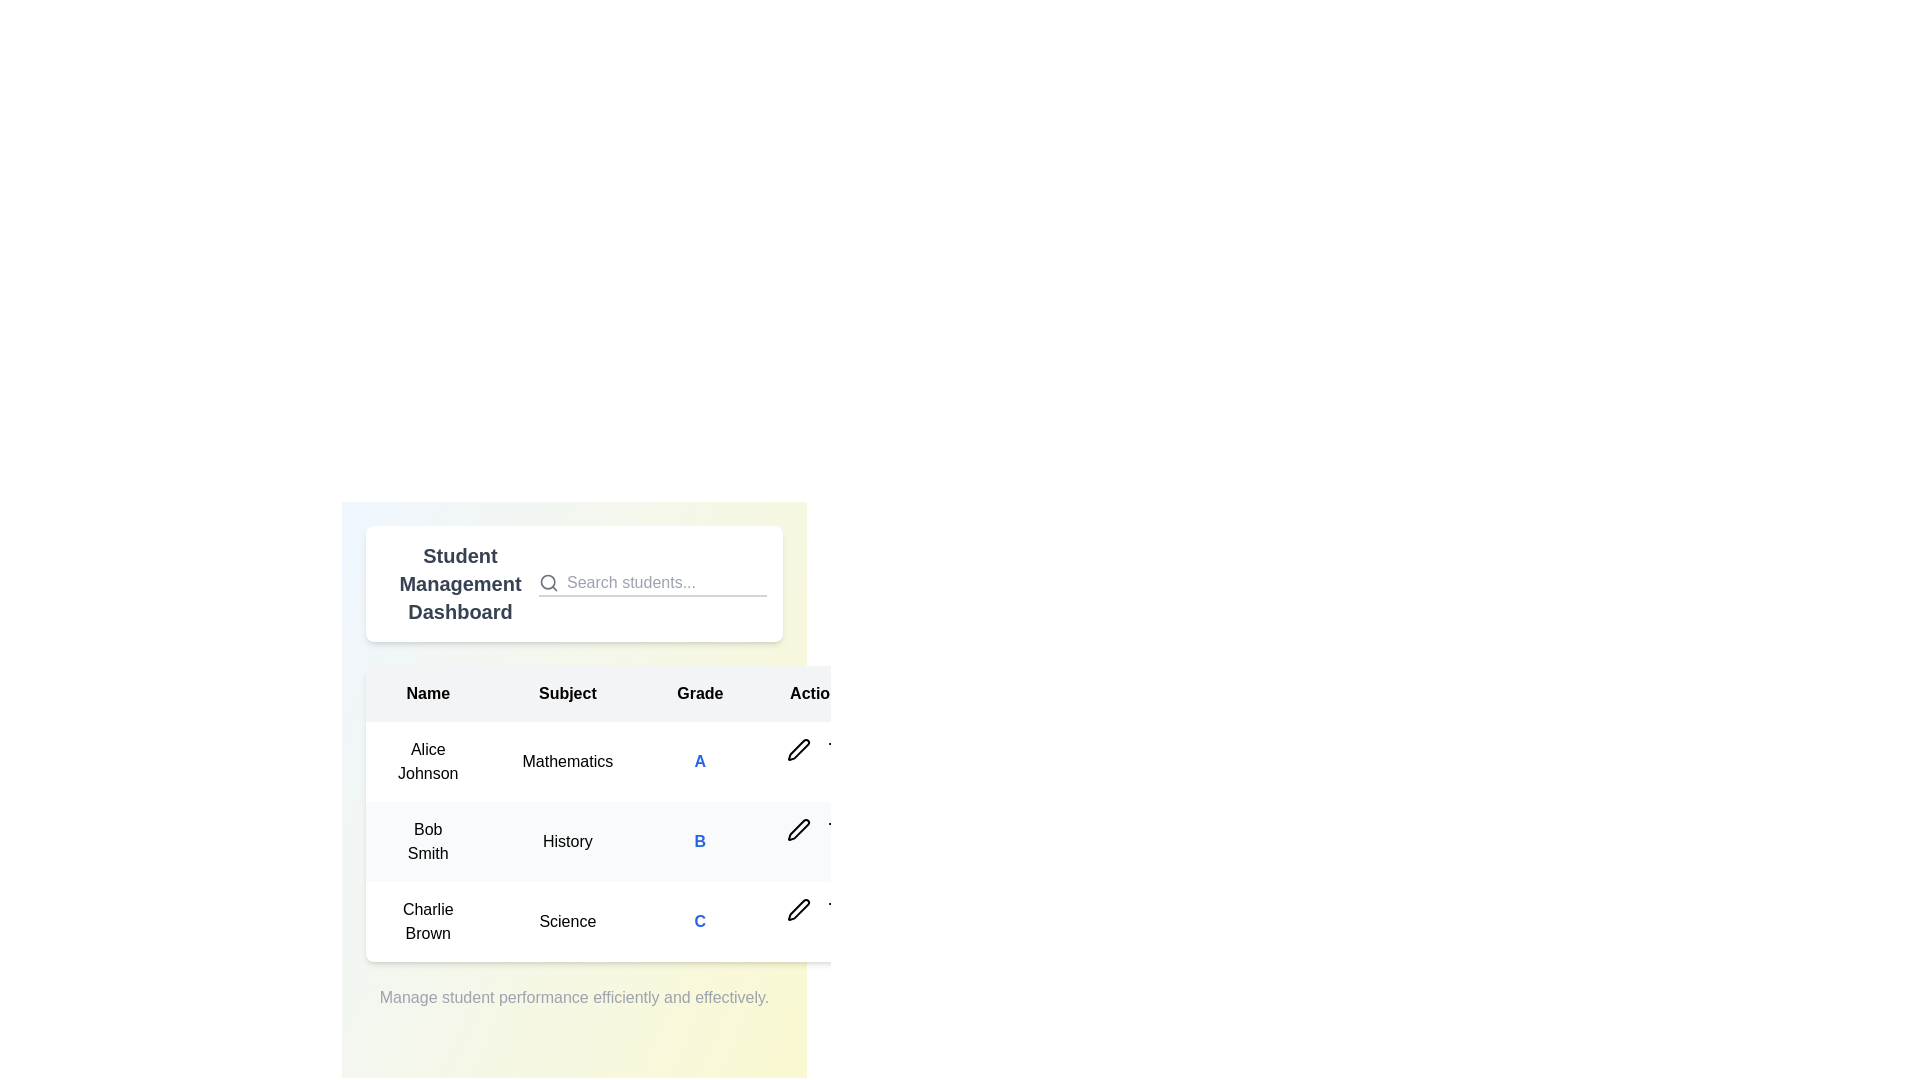 The image size is (1920, 1080). What do you see at coordinates (427, 921) in the screenshot?
I see `the static text label displaying 'Charlie Brown', located in the first column of the table as the third entry` at bounding box center [427, 921].